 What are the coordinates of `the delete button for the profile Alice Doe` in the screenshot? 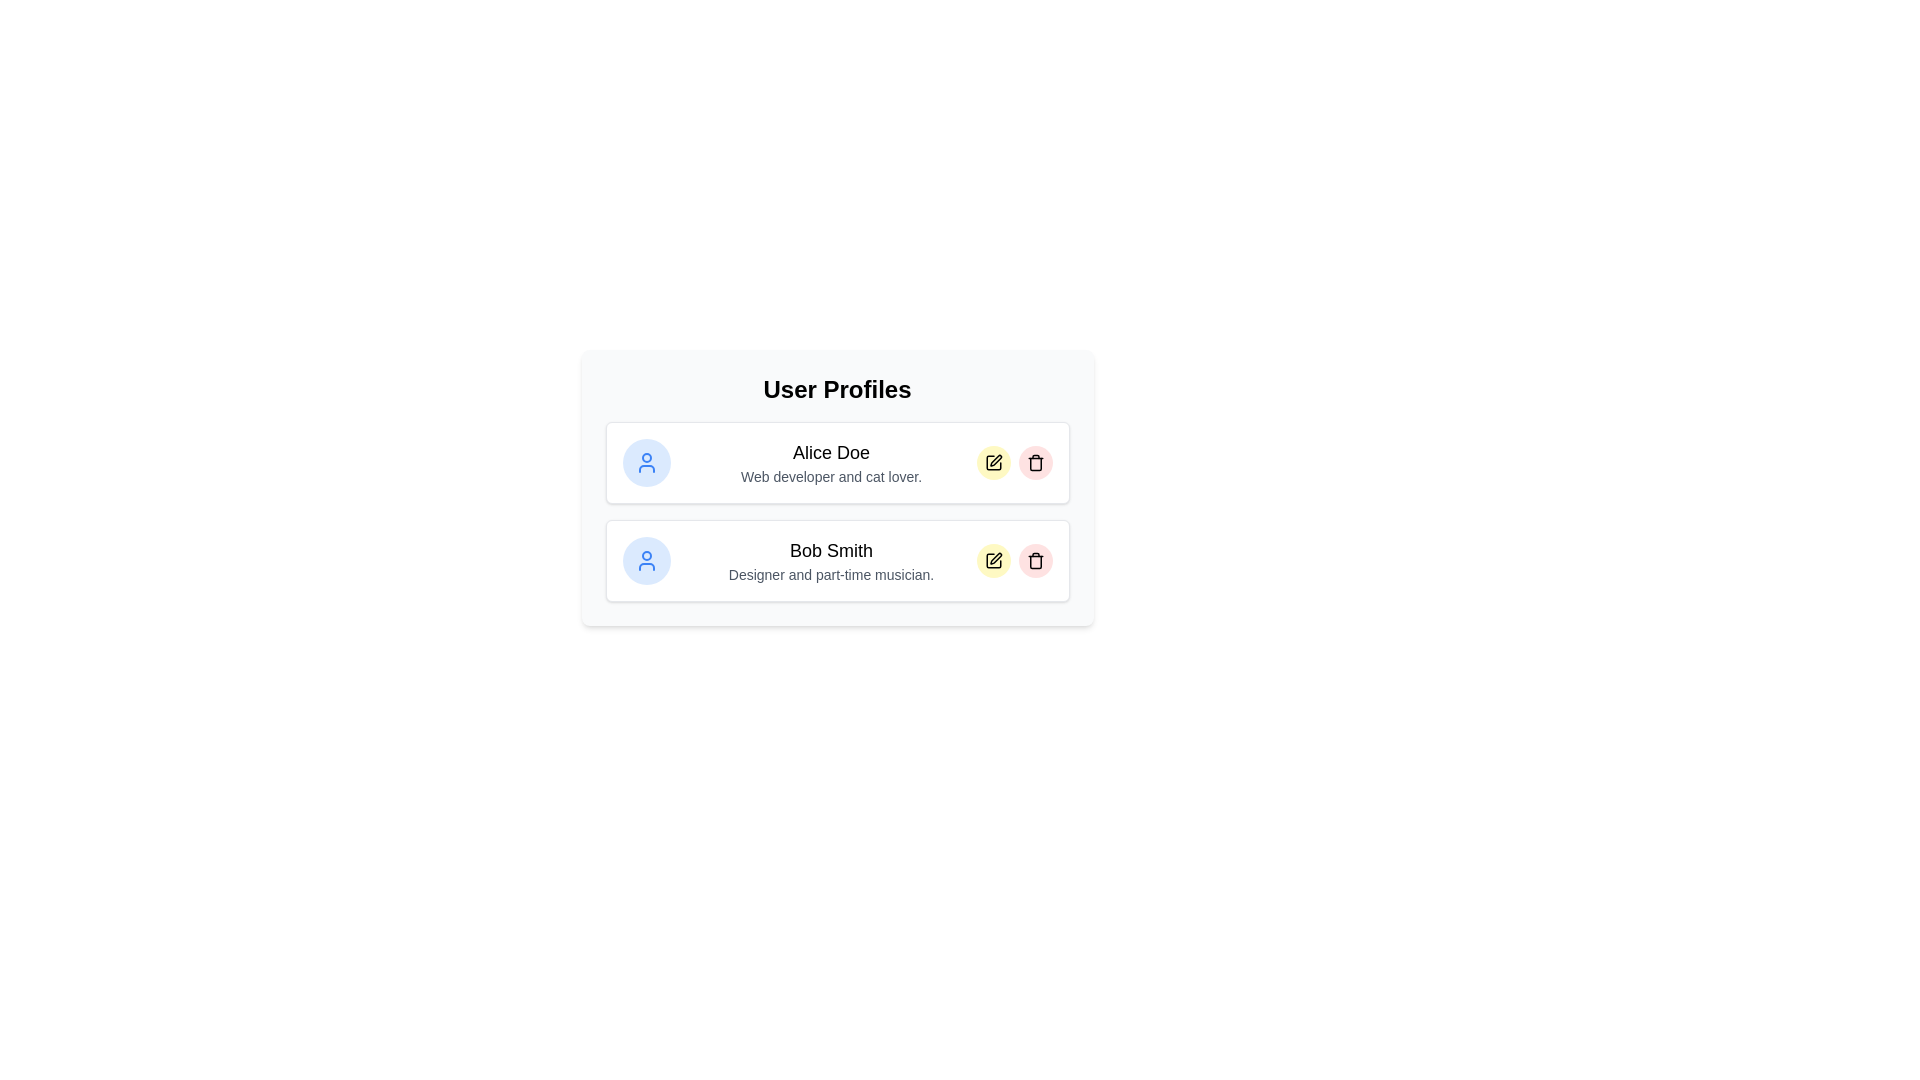 It's located at (1035, 462).